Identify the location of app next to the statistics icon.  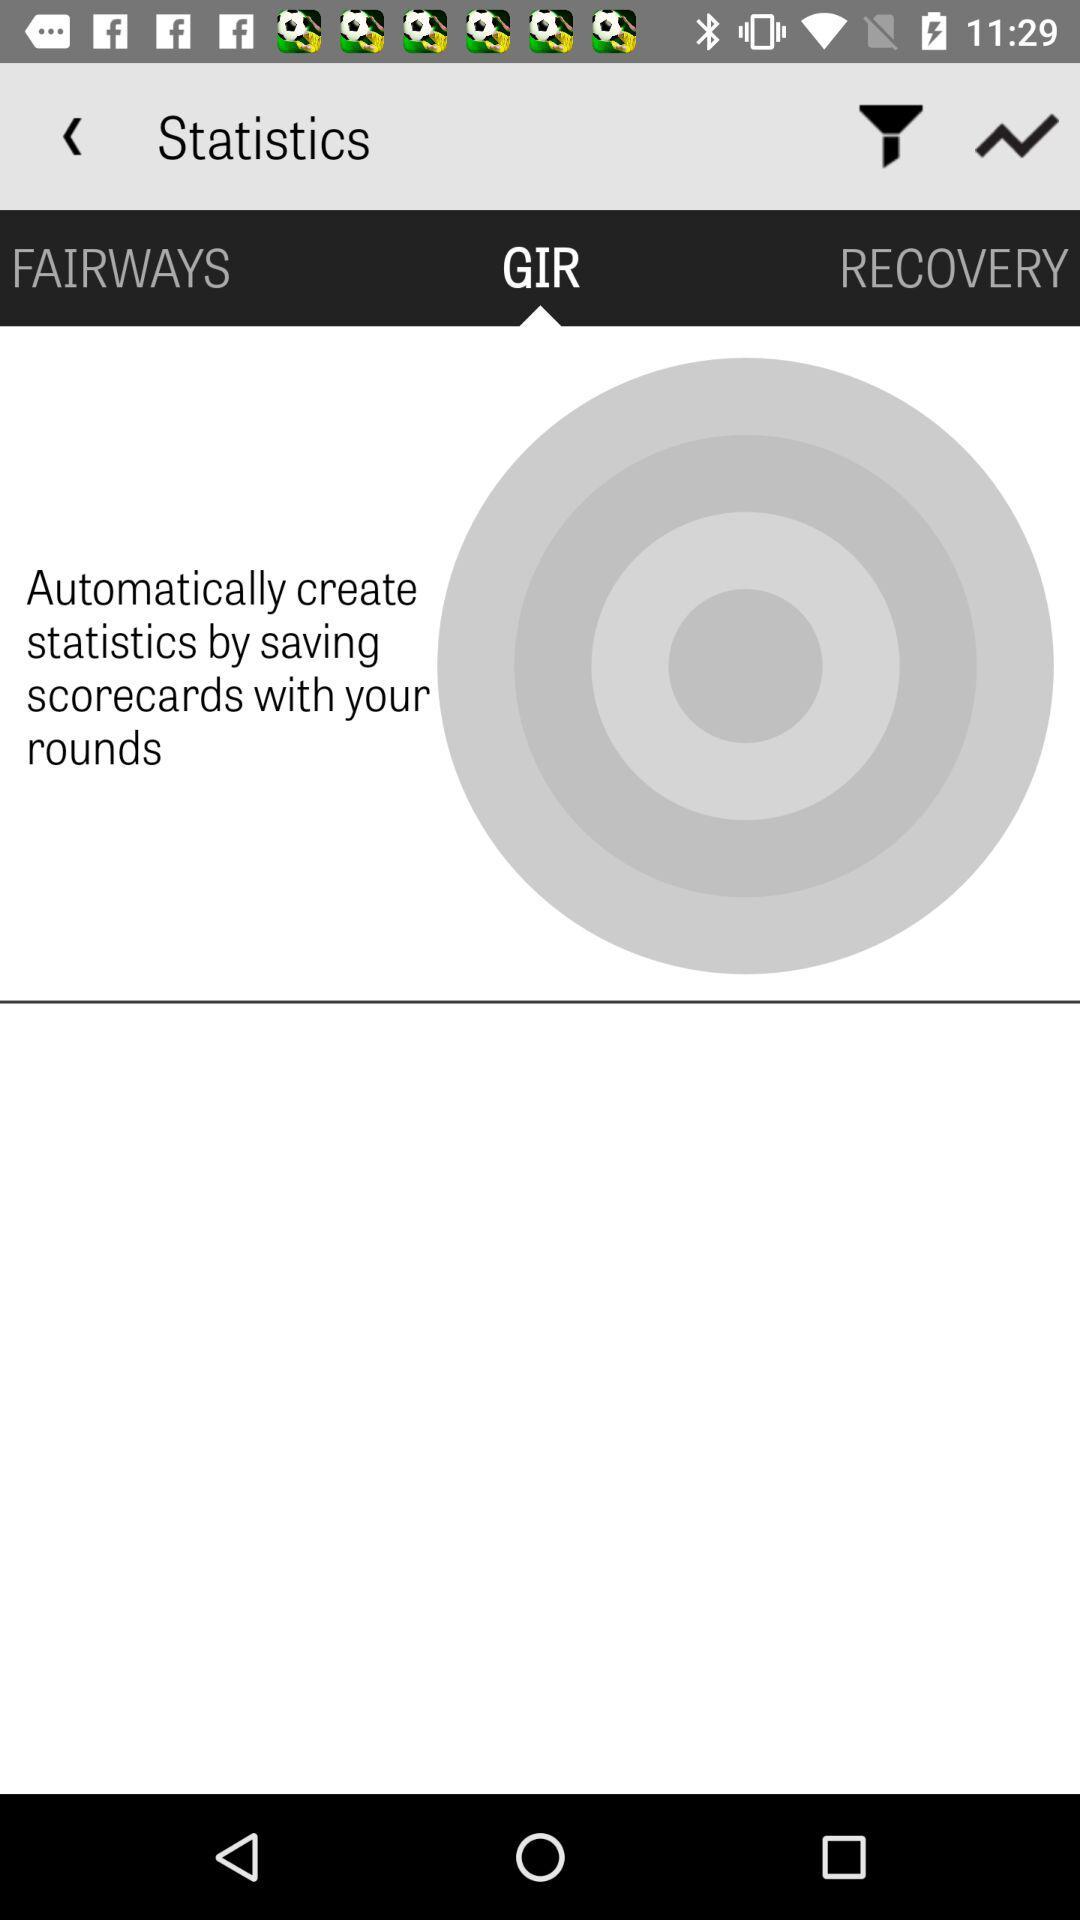
(890, 135).